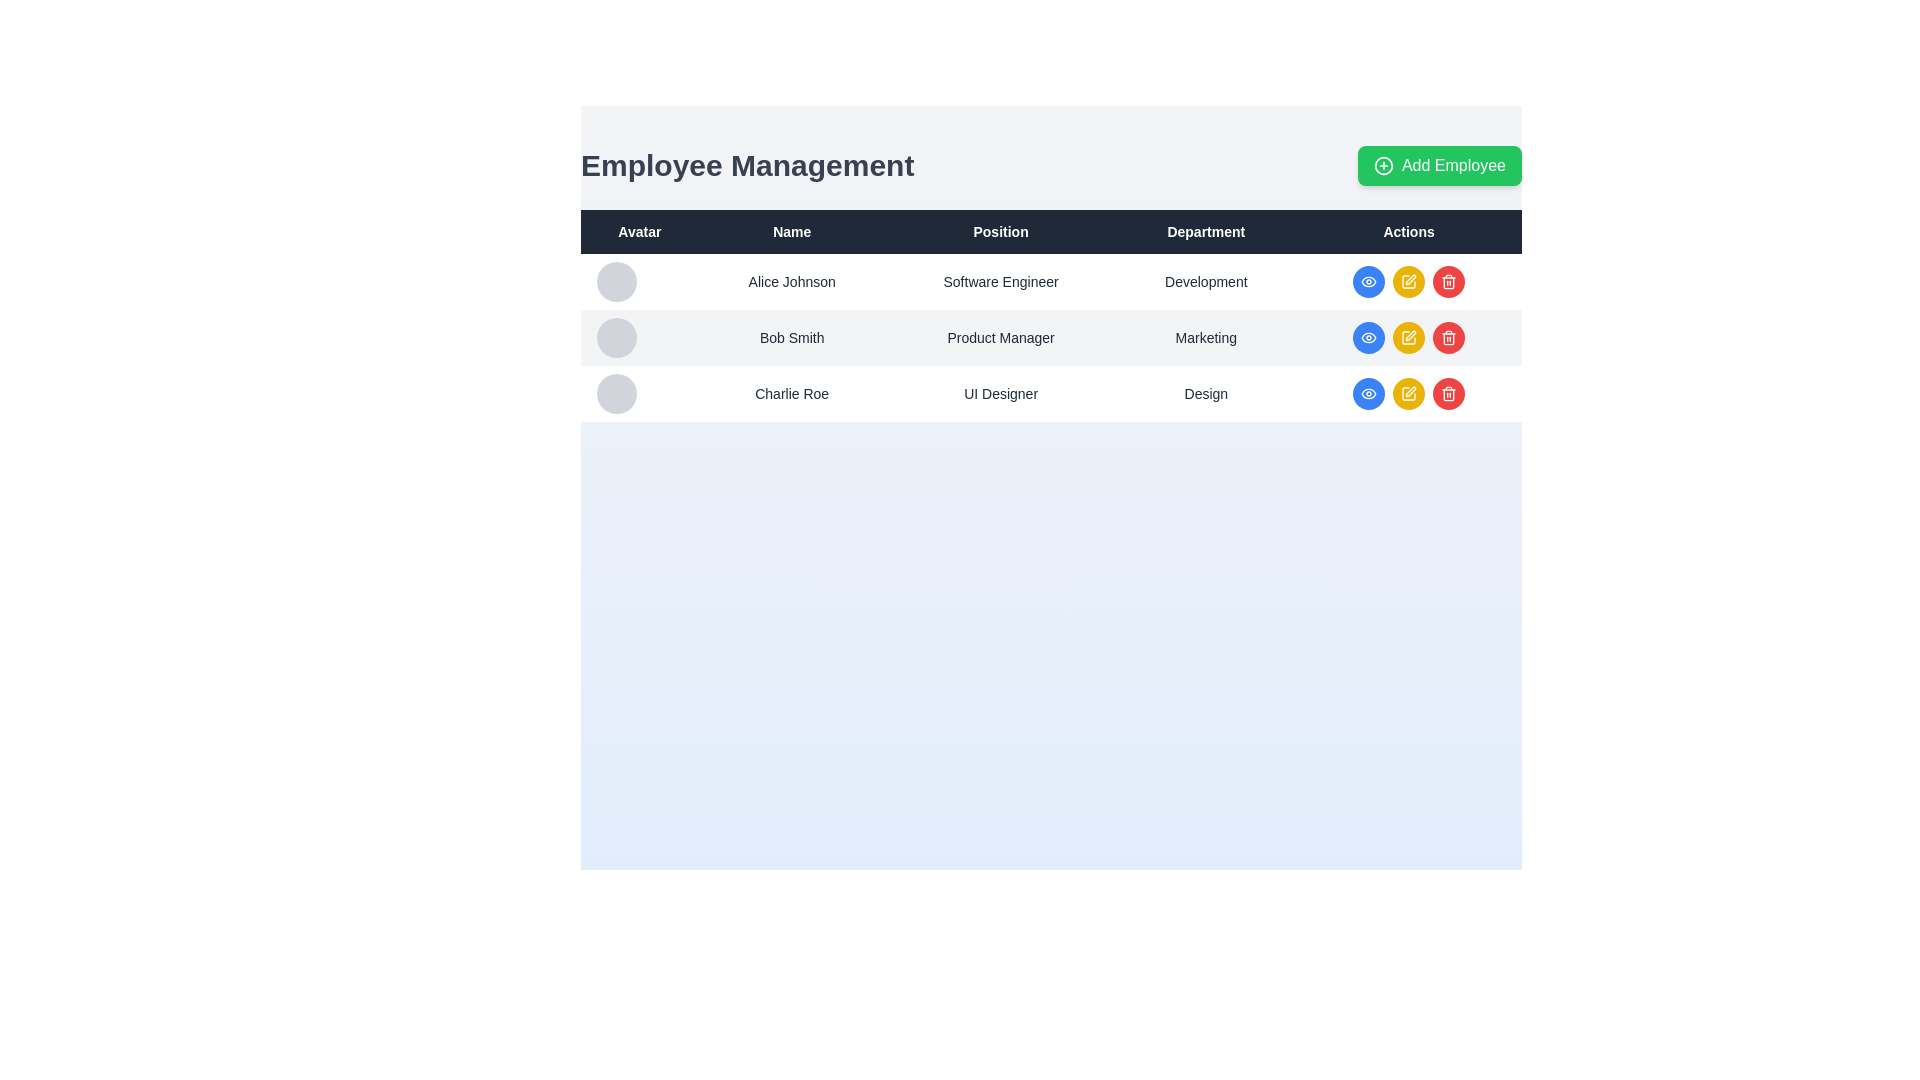 This screenshot has height=1080, width=1920. I want to click on the circular part of the plus-circle icon that represents the 'Add Employee' functionality, located in the top-right section of the UI, so click(1382, 164).